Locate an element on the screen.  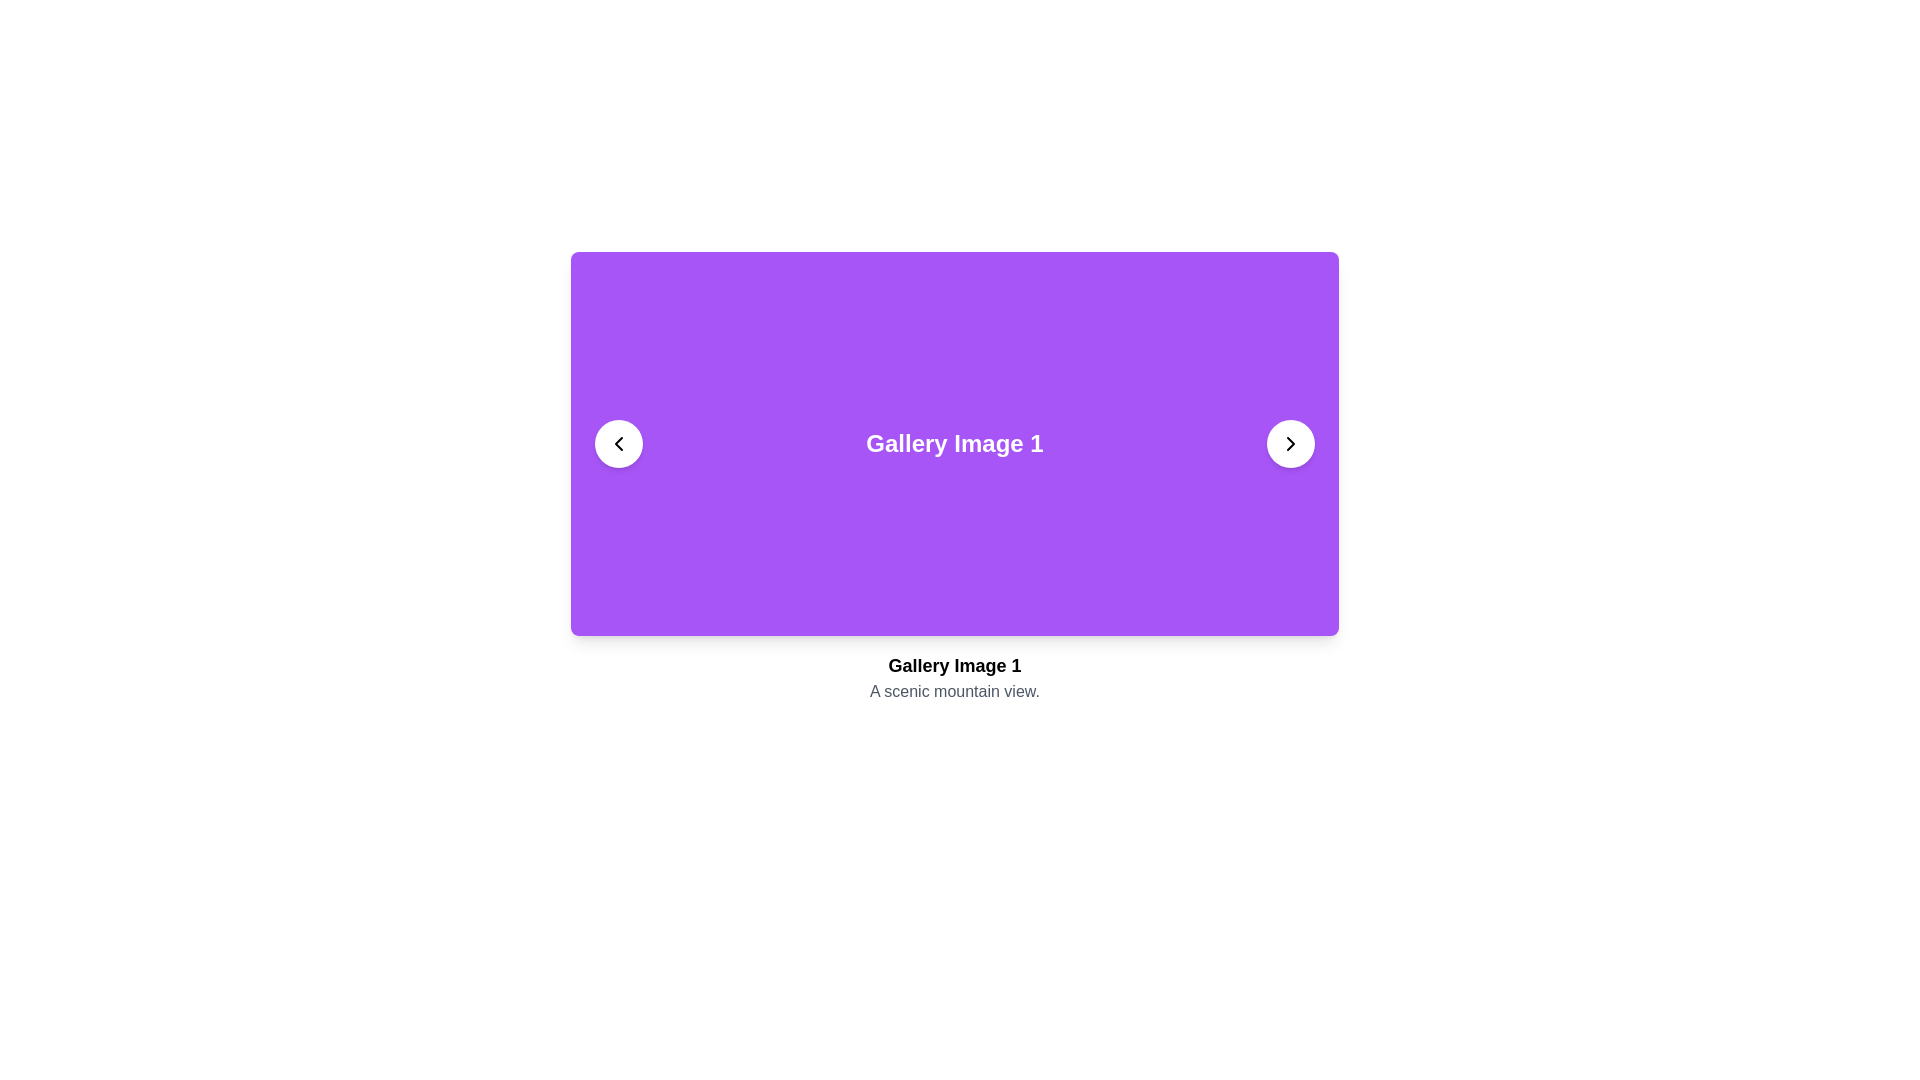
text label displaying 'A scenic mountain view.' located beneath the 'Gallery Image 1' heading in gray color is located at coordinates (954, 690).